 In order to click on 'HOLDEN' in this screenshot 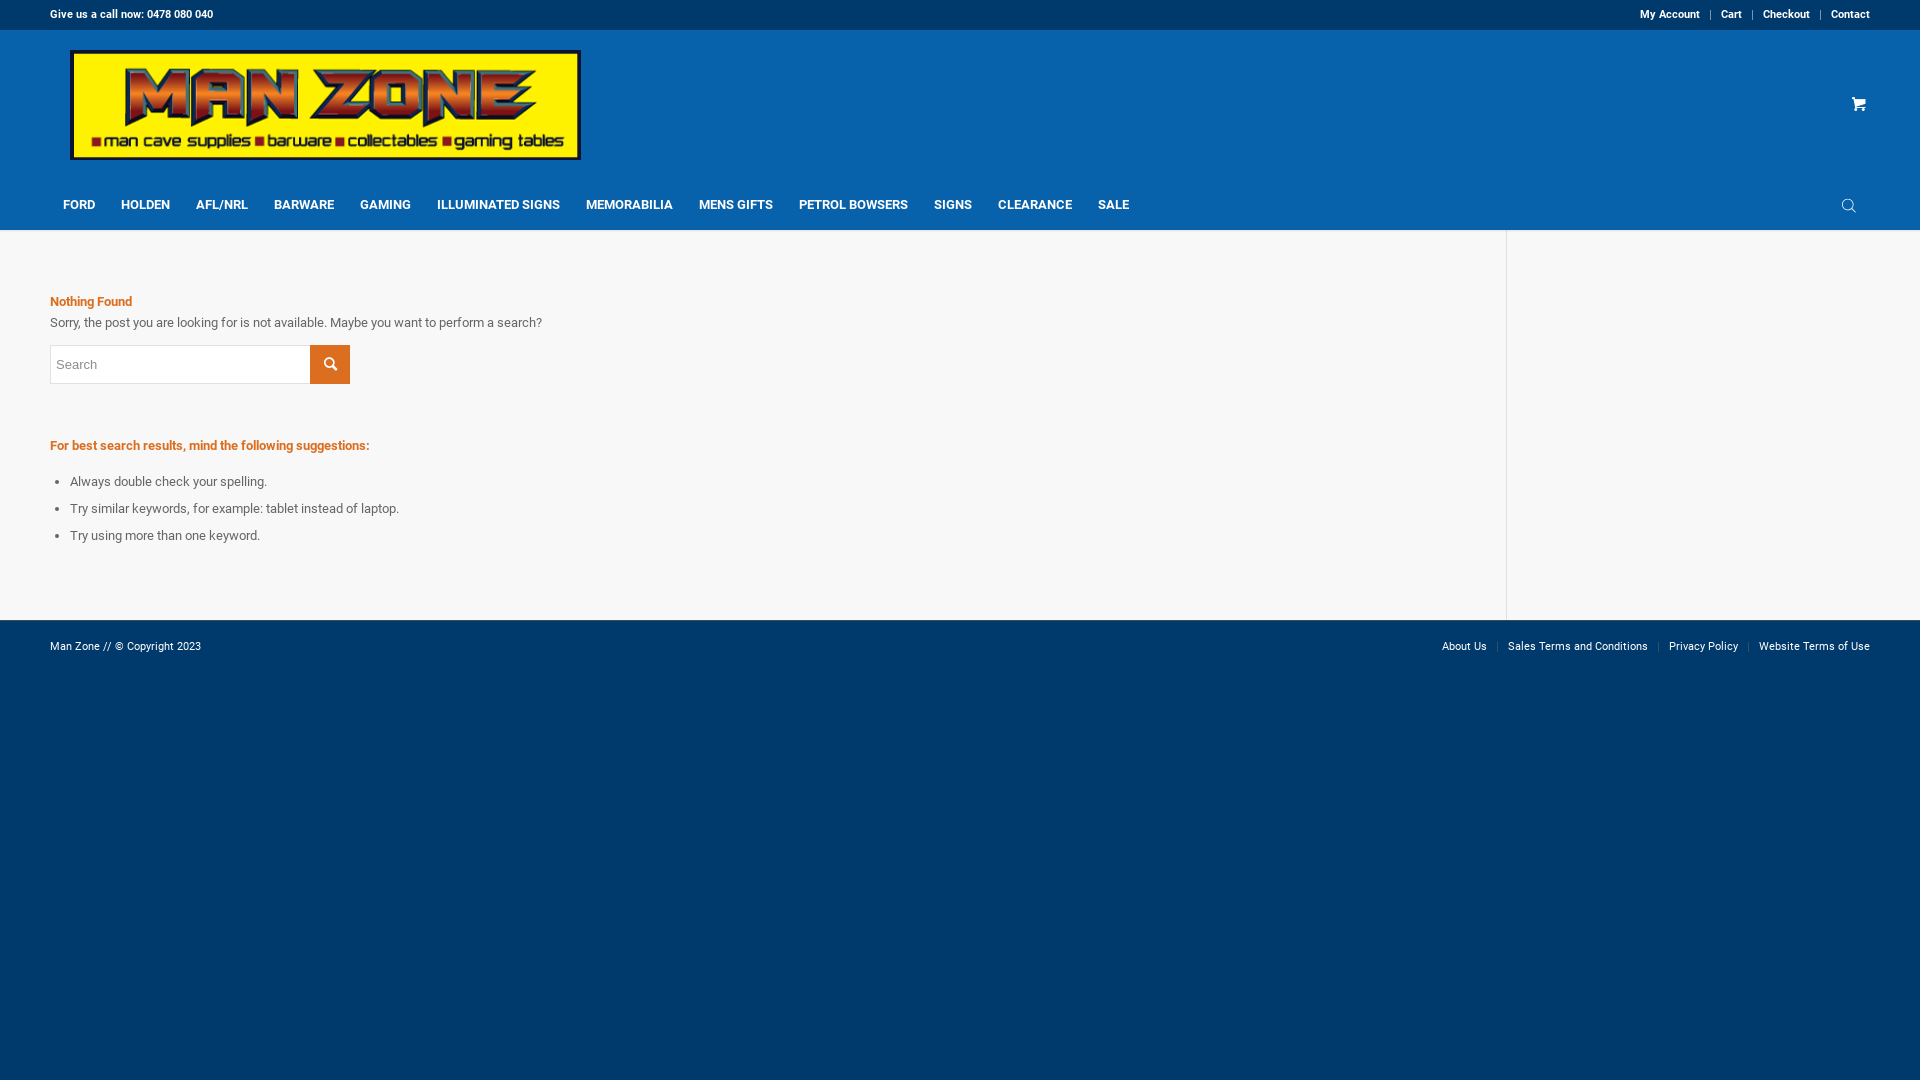, I will do `click(144, 204)`.